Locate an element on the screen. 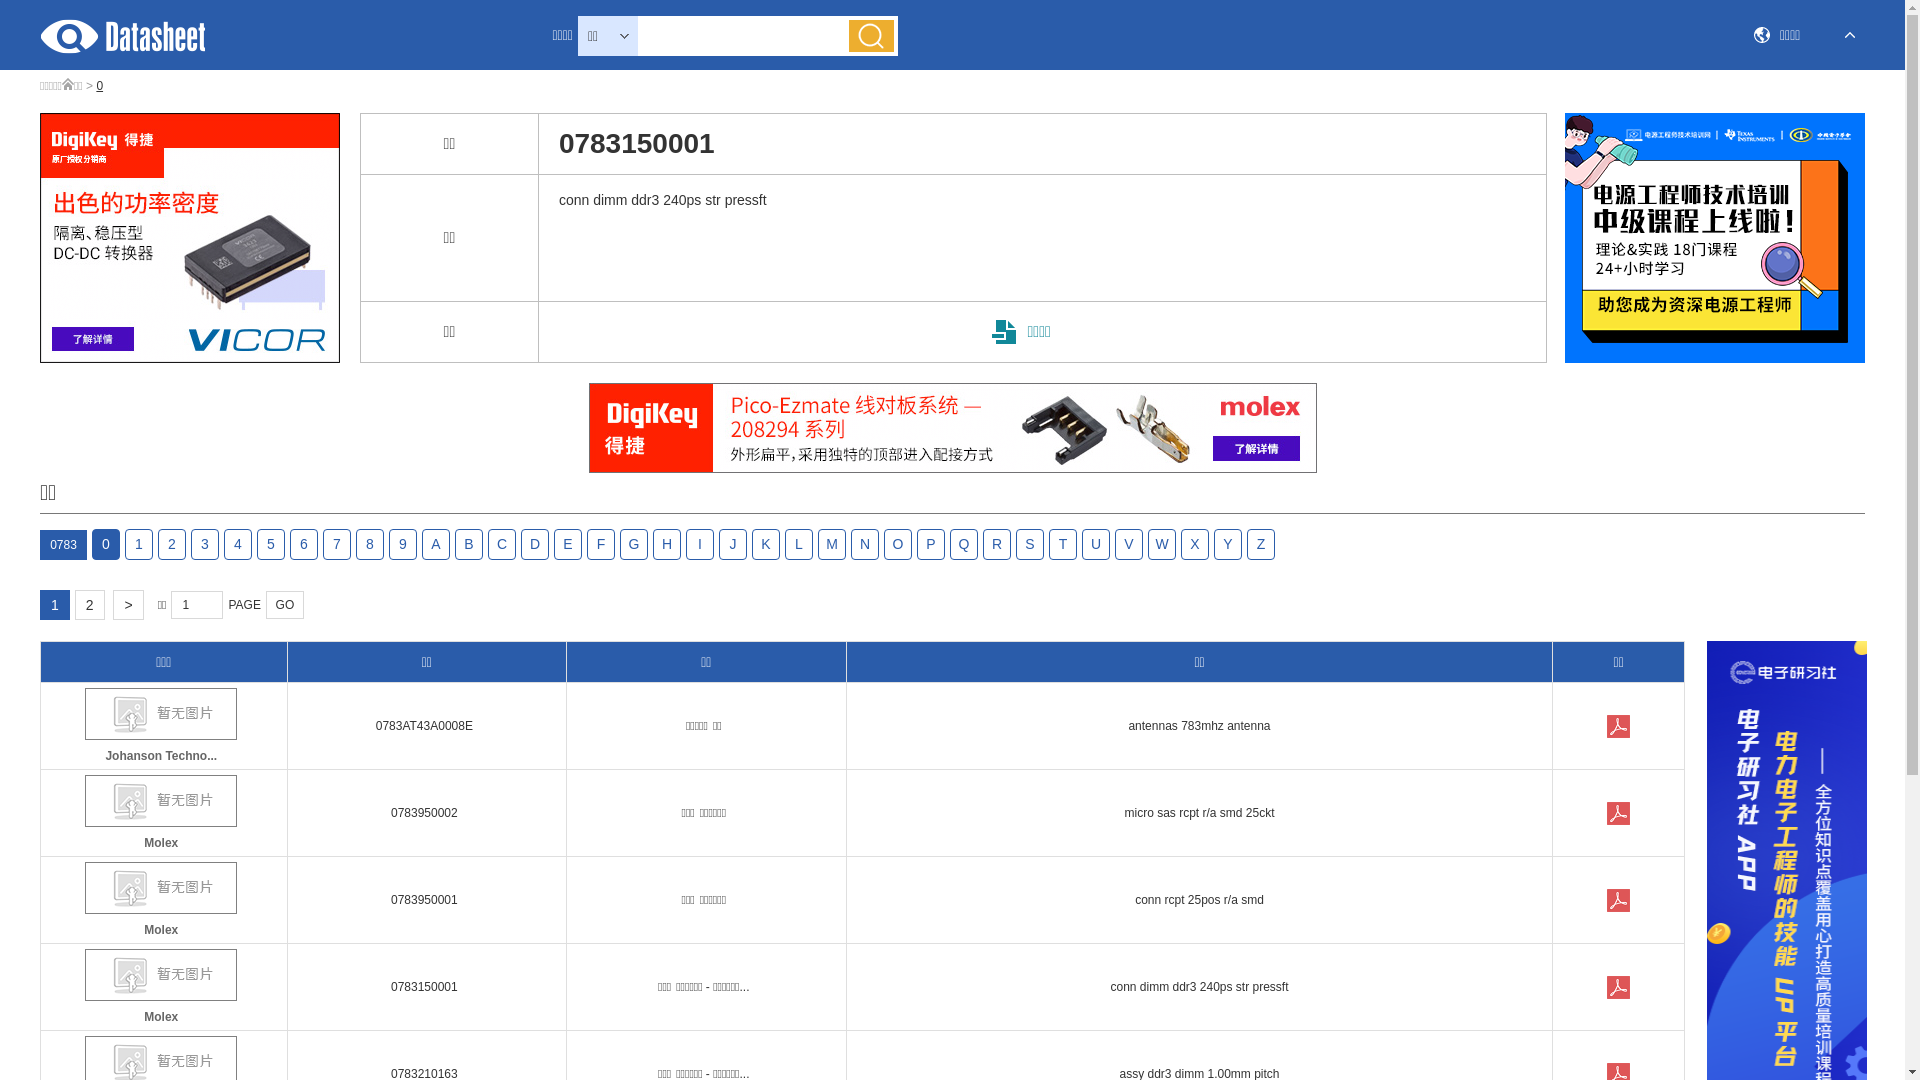 Image resolution: width=1920 pixels, height=1080 pixels. 'D' is located at coordinates (534, 544).